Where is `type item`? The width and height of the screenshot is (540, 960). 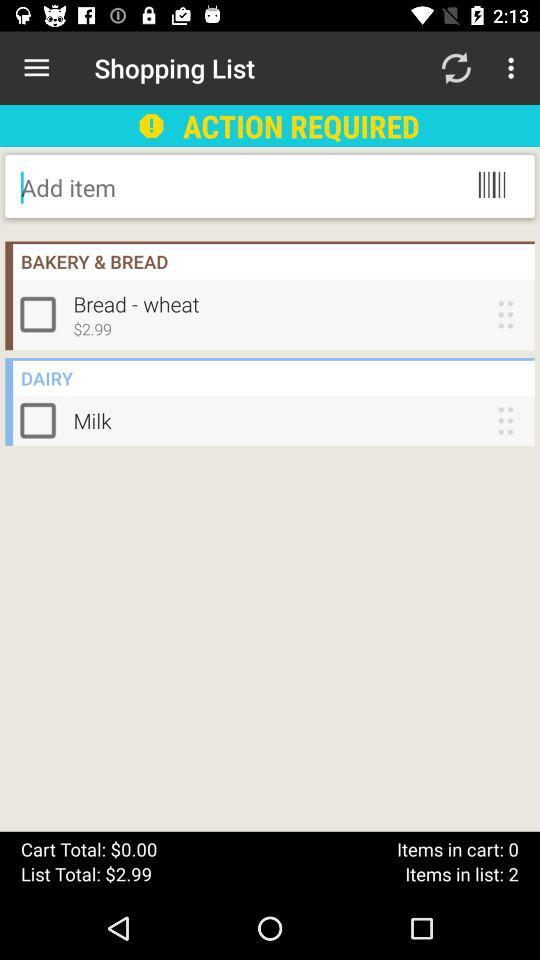 type item is located at coordinates (181, 187).